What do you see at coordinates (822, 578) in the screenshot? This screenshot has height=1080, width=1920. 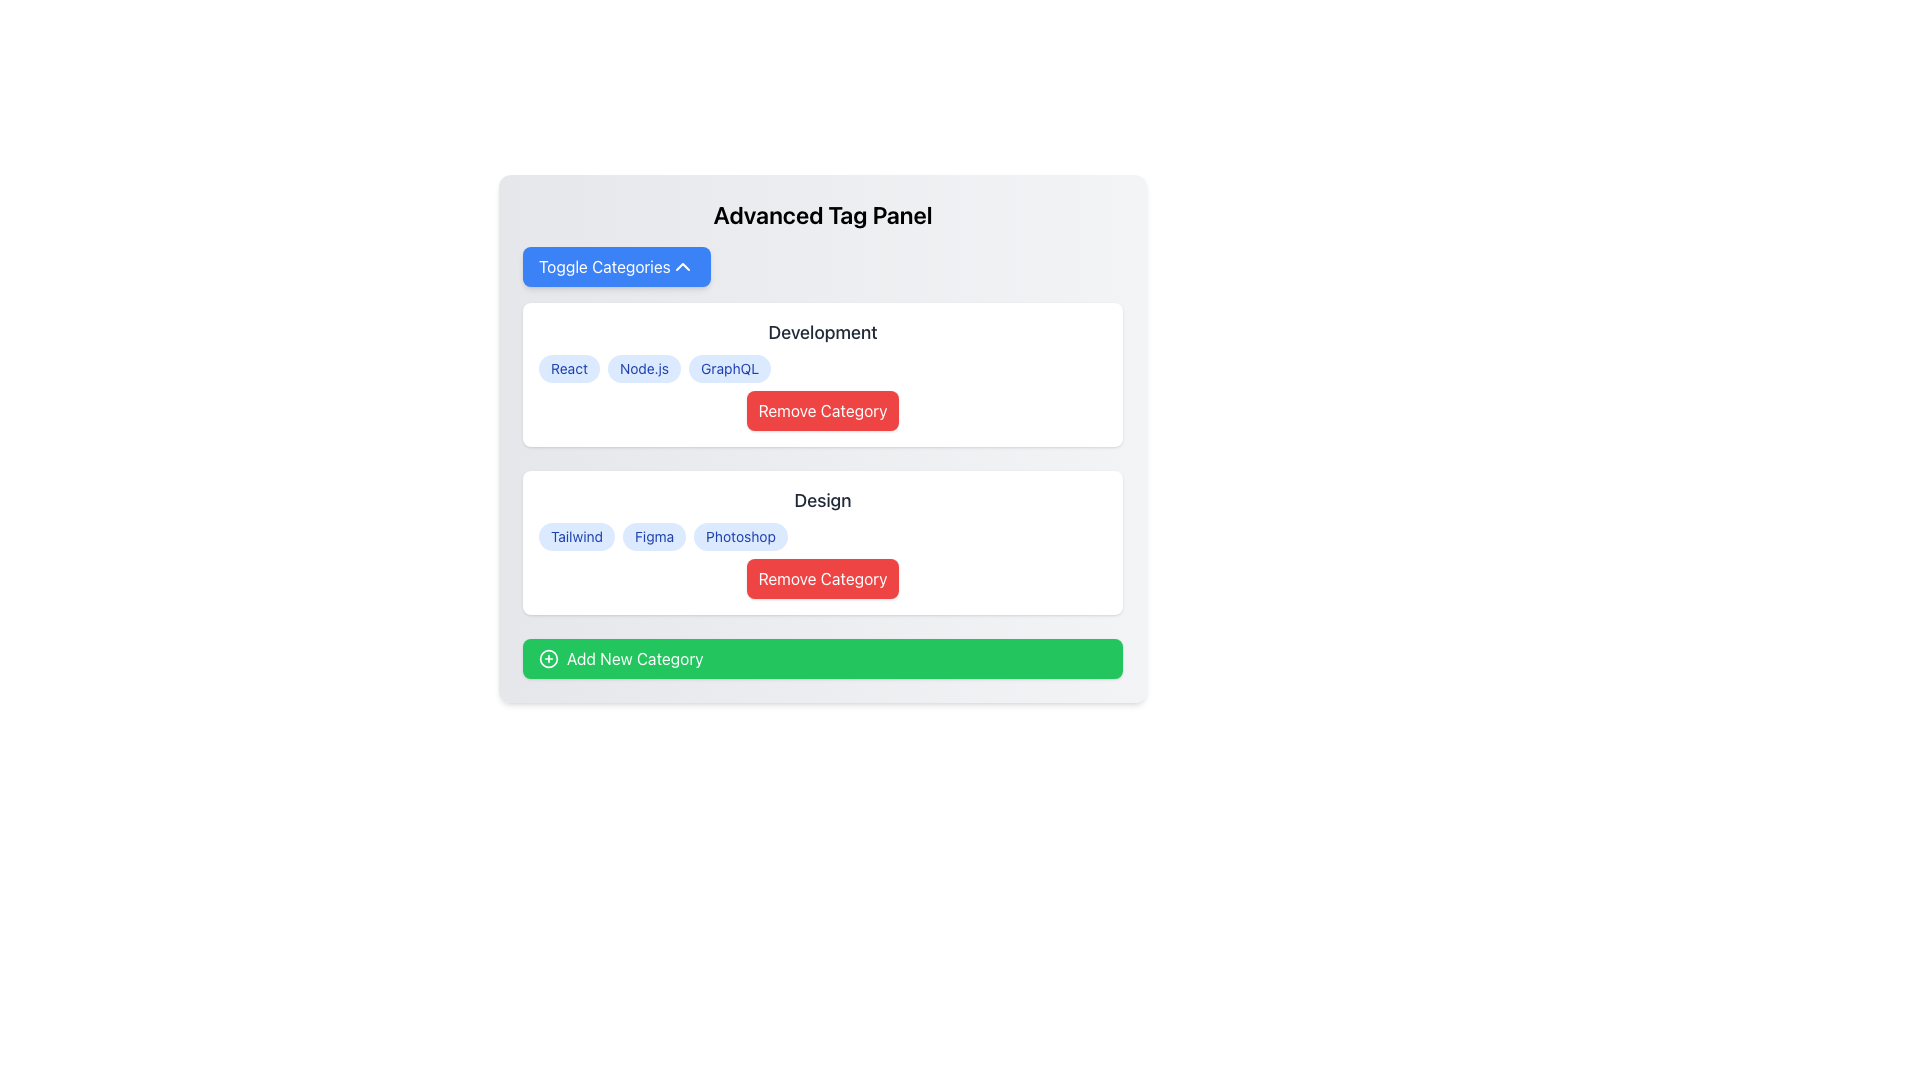 I see `the 'Remove Category' button, which is a red button with white text, located near the bottom-right corner of the 'Design' box` at bounding box center [822, 578].